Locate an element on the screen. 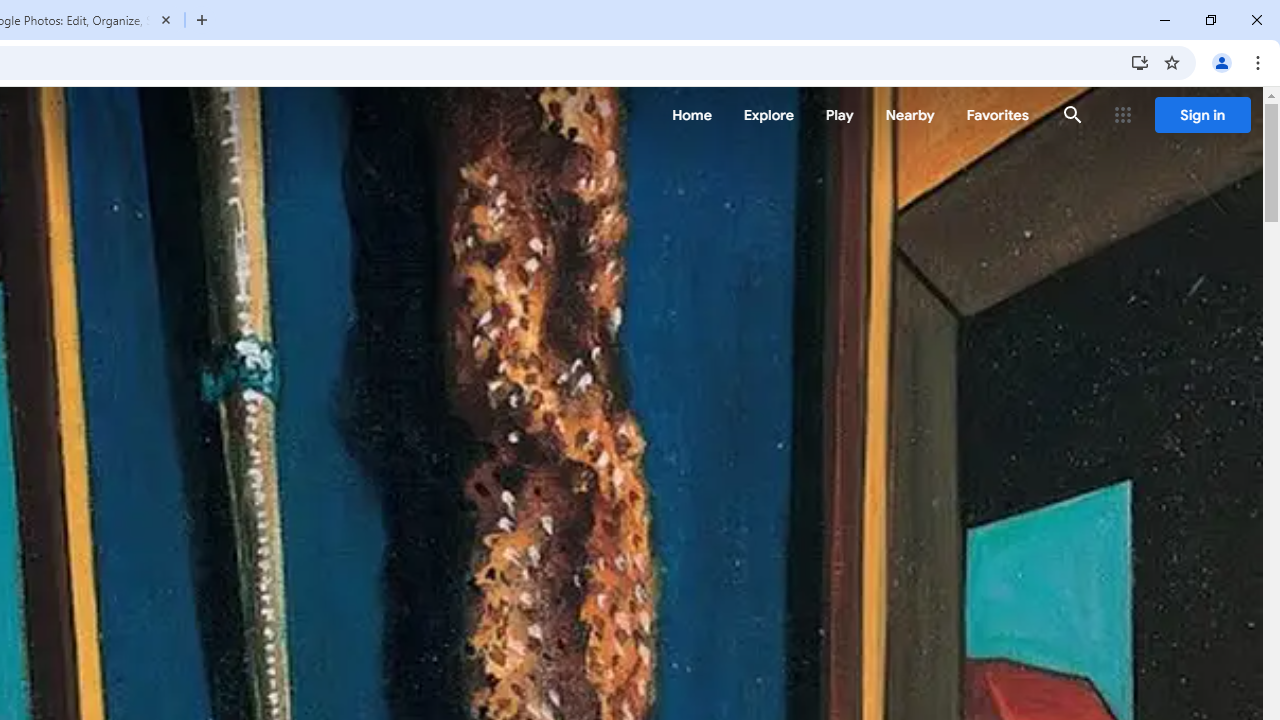  'Favorites' is located at coordinates (997, 115).